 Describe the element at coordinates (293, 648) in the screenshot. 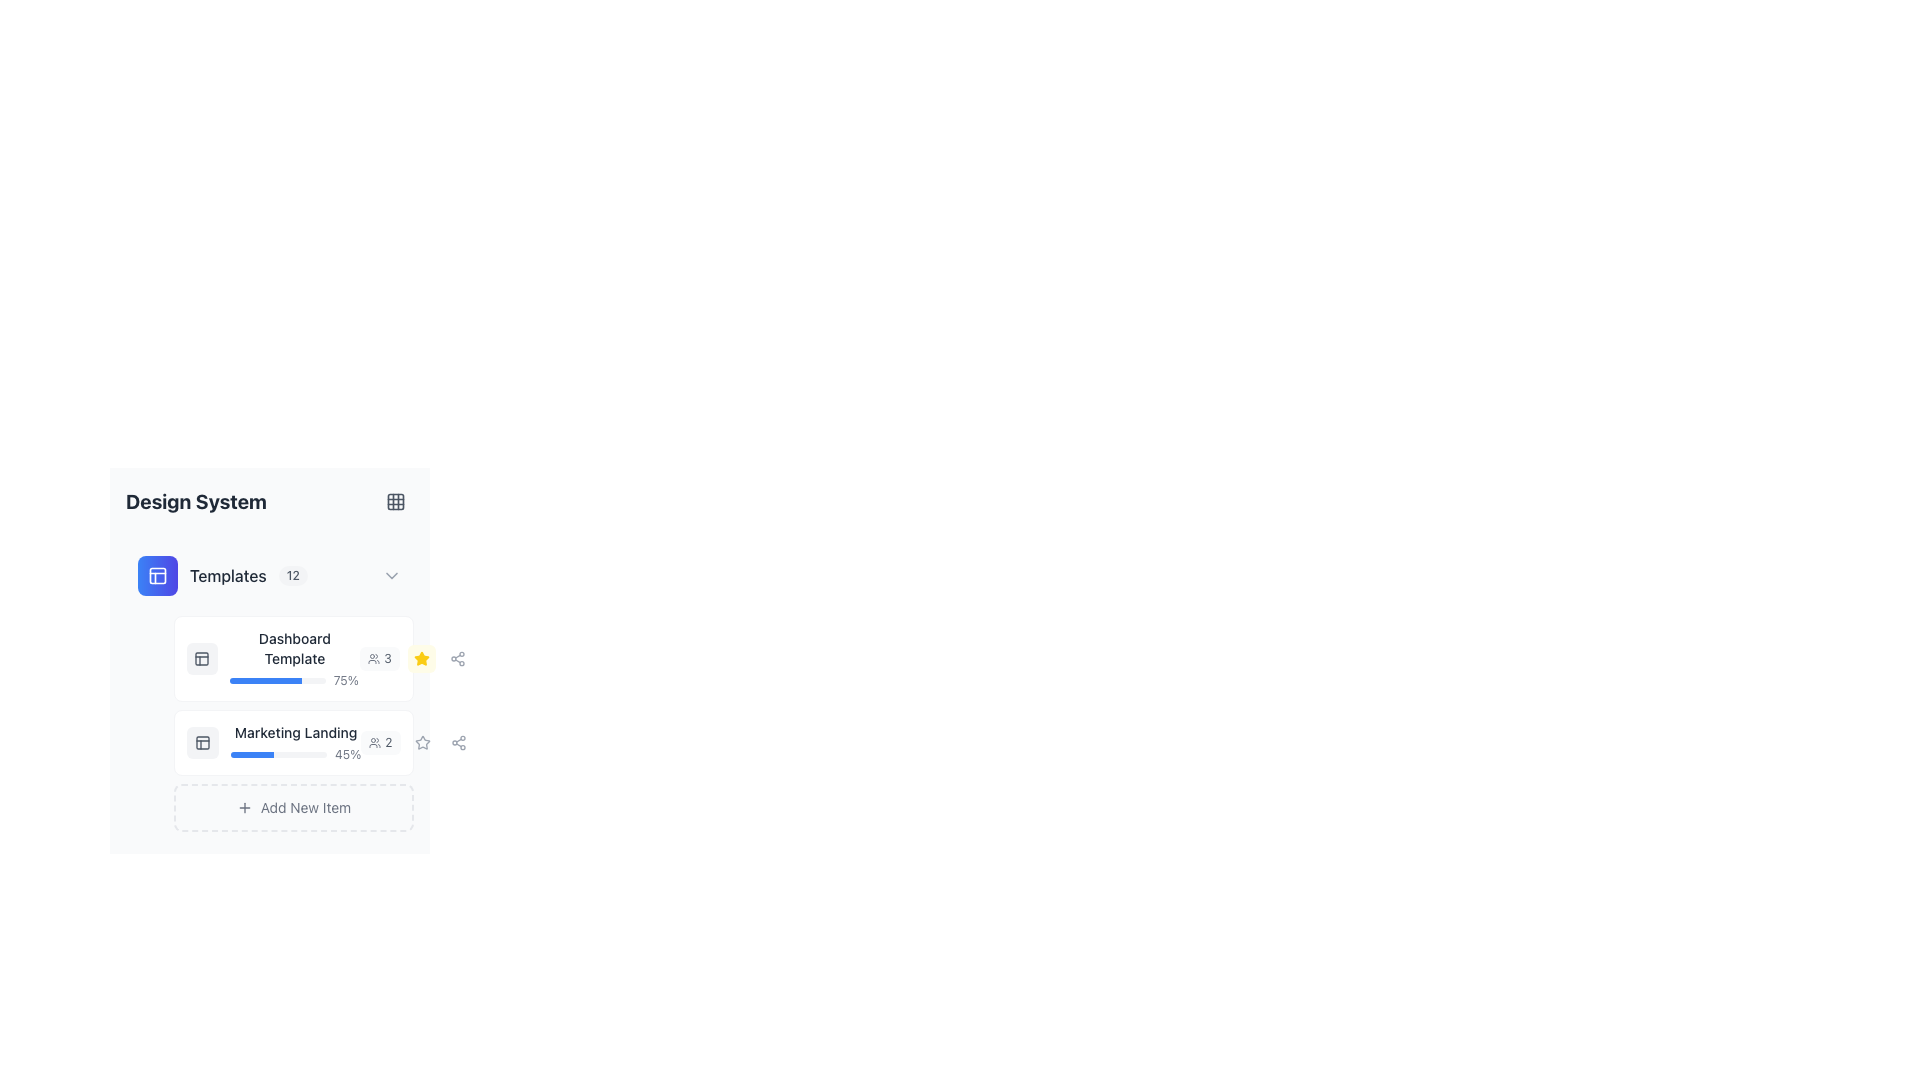

I see `text label displaying 'Dashboard Template' located at the top of the card component in the 'Templates' section` at that location.